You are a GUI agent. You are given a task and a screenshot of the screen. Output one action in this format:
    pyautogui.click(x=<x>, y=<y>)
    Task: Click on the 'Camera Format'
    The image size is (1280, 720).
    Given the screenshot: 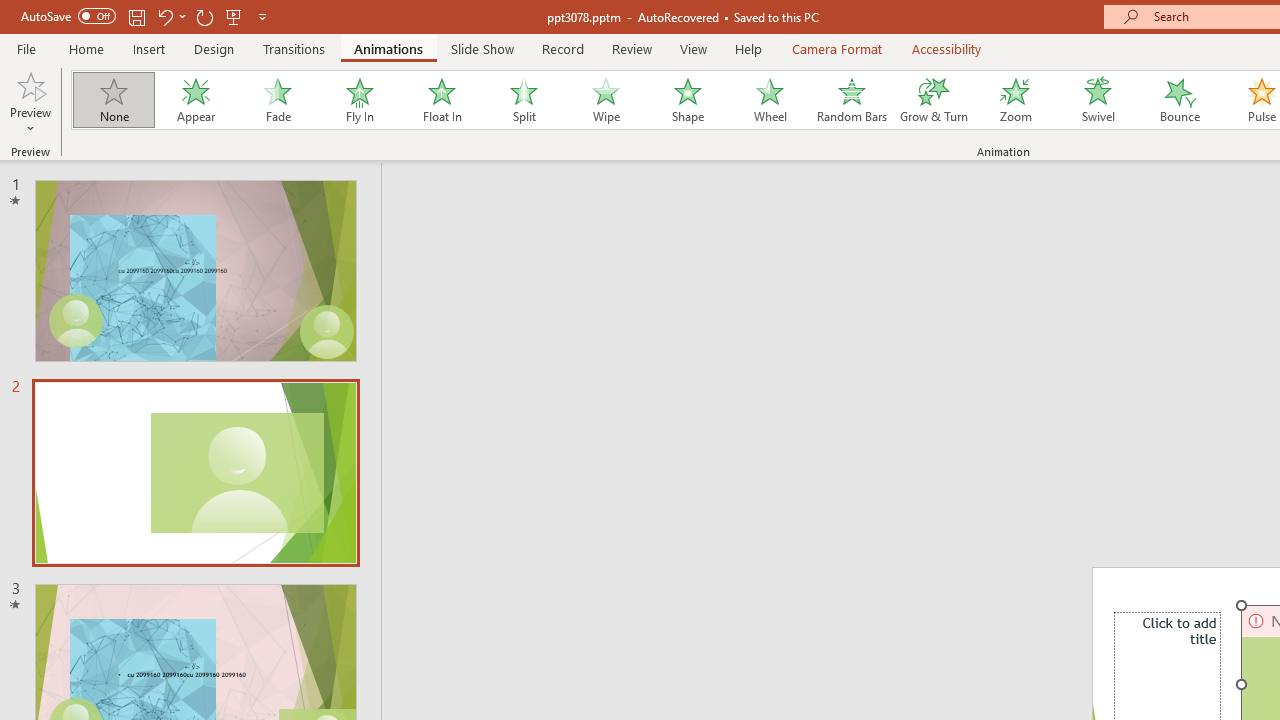 What is the action you would take?
    pyautogui.click(x=837, y=48)
    